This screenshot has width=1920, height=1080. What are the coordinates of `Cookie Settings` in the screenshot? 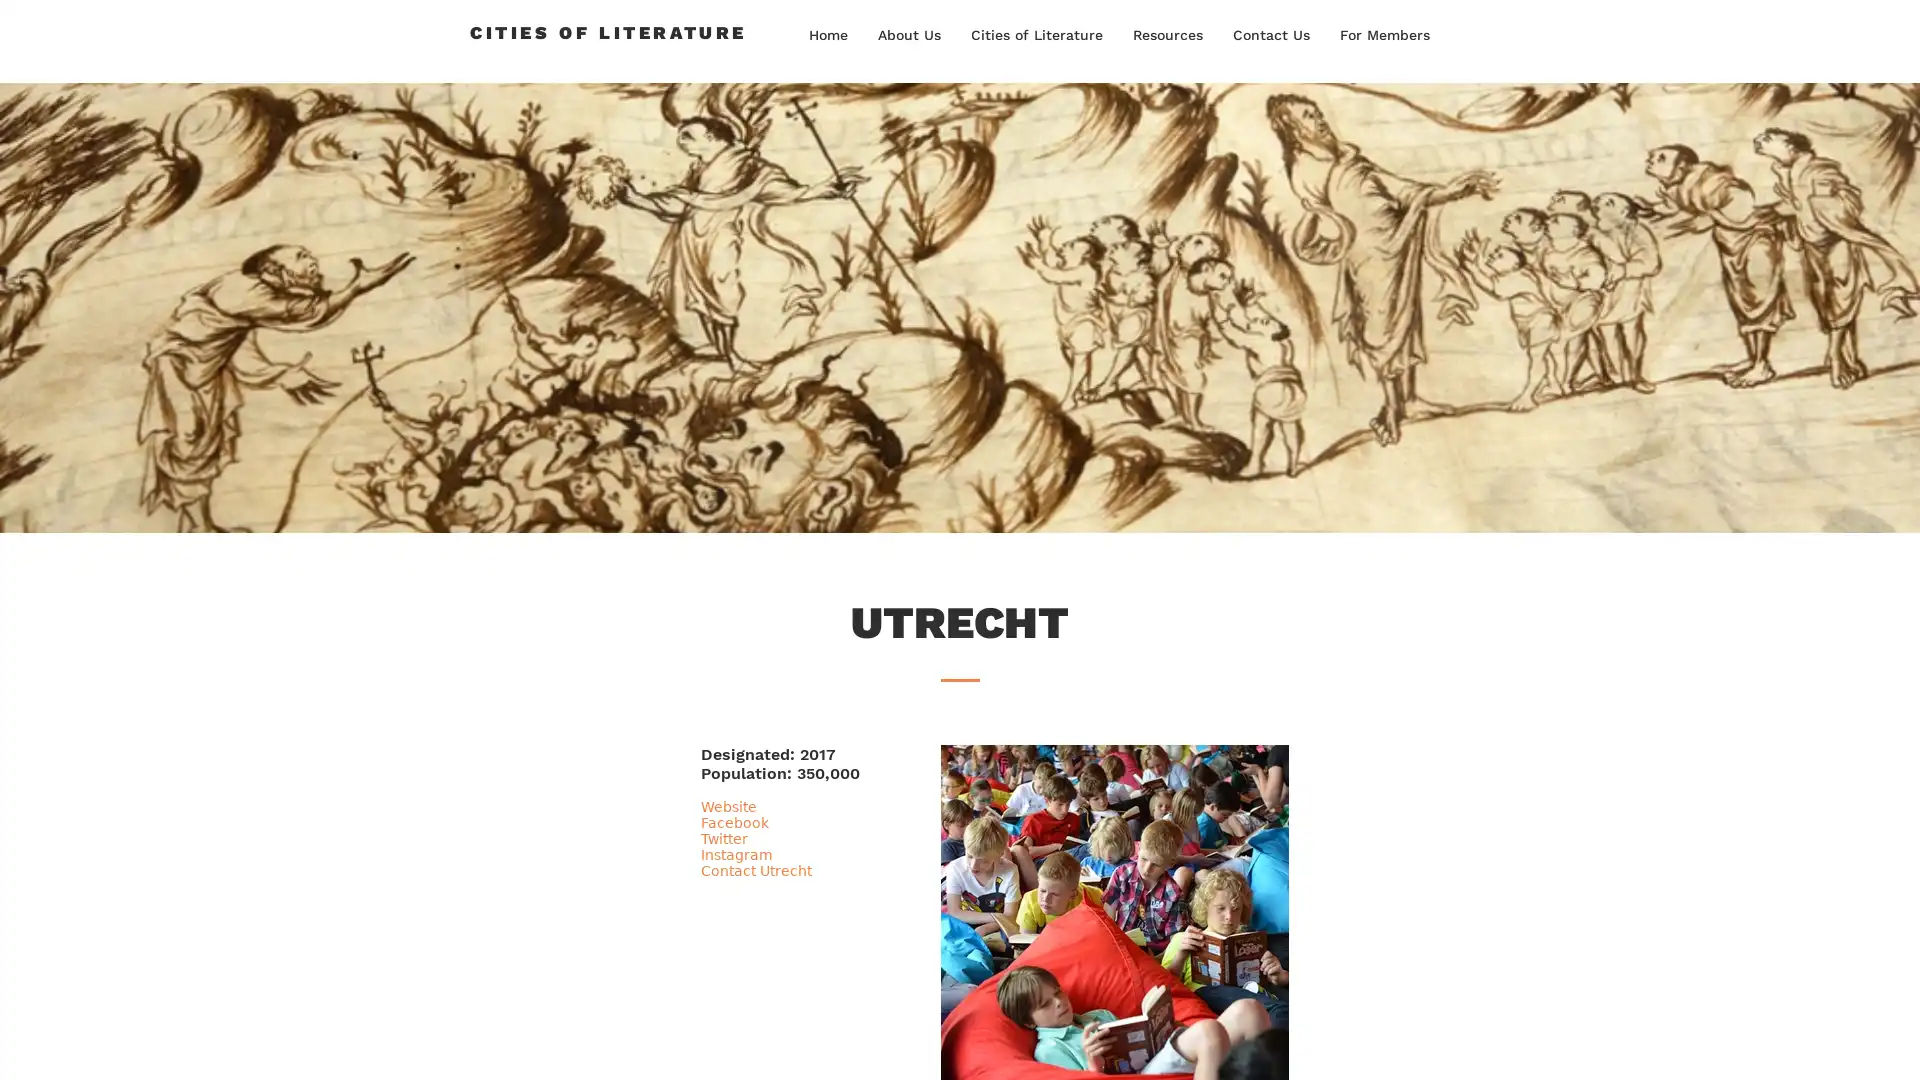 It's located at (1703, 1044).